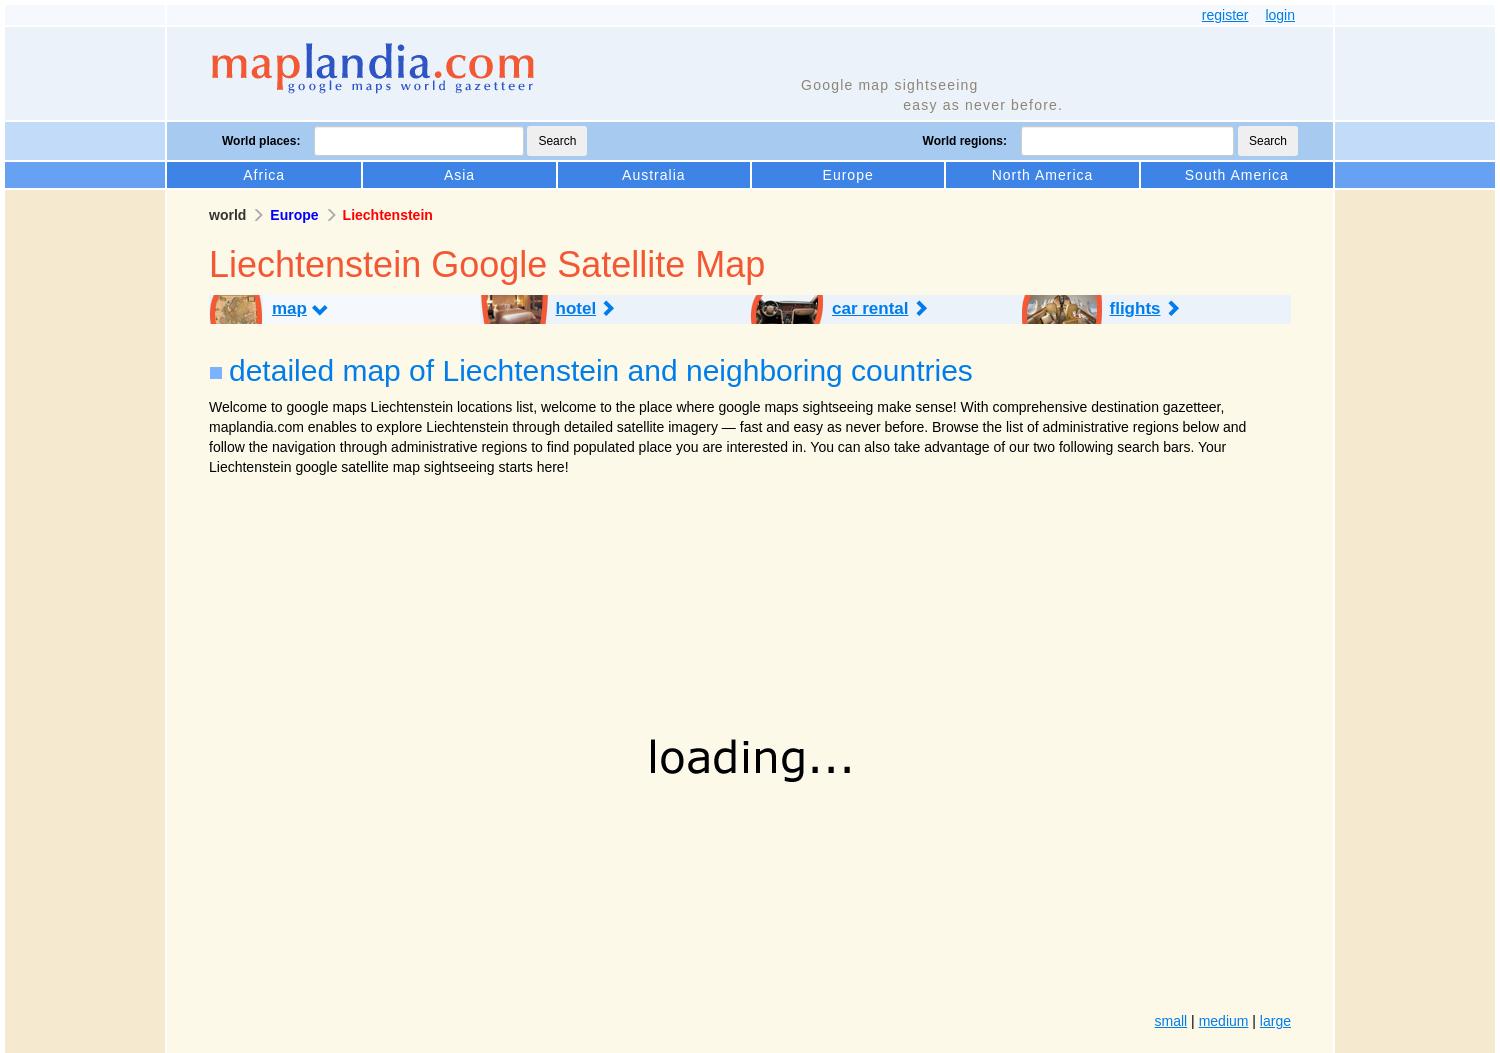  I want to click on 'easy as never before.', so click(981, 104).